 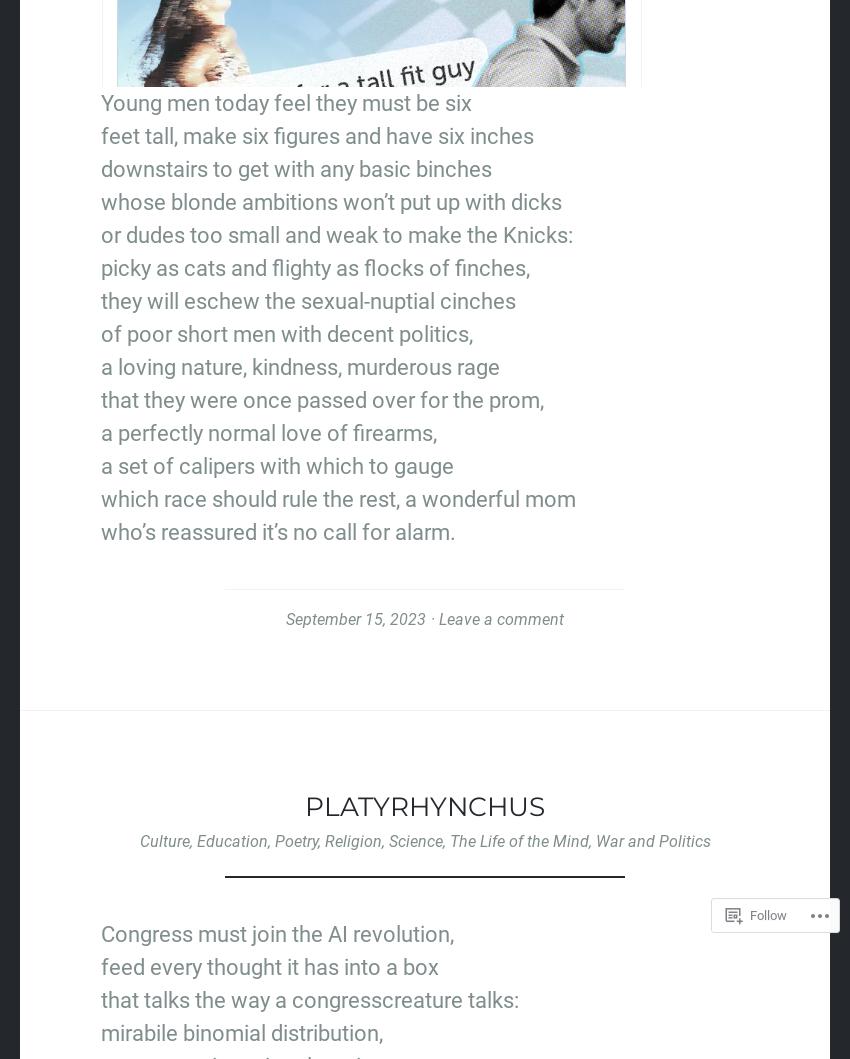 What do you see at coordinates (317, 134) in the screenshot?
I see `'feet tall, make six figures and have six inches'` at bounding box center [317, 134].